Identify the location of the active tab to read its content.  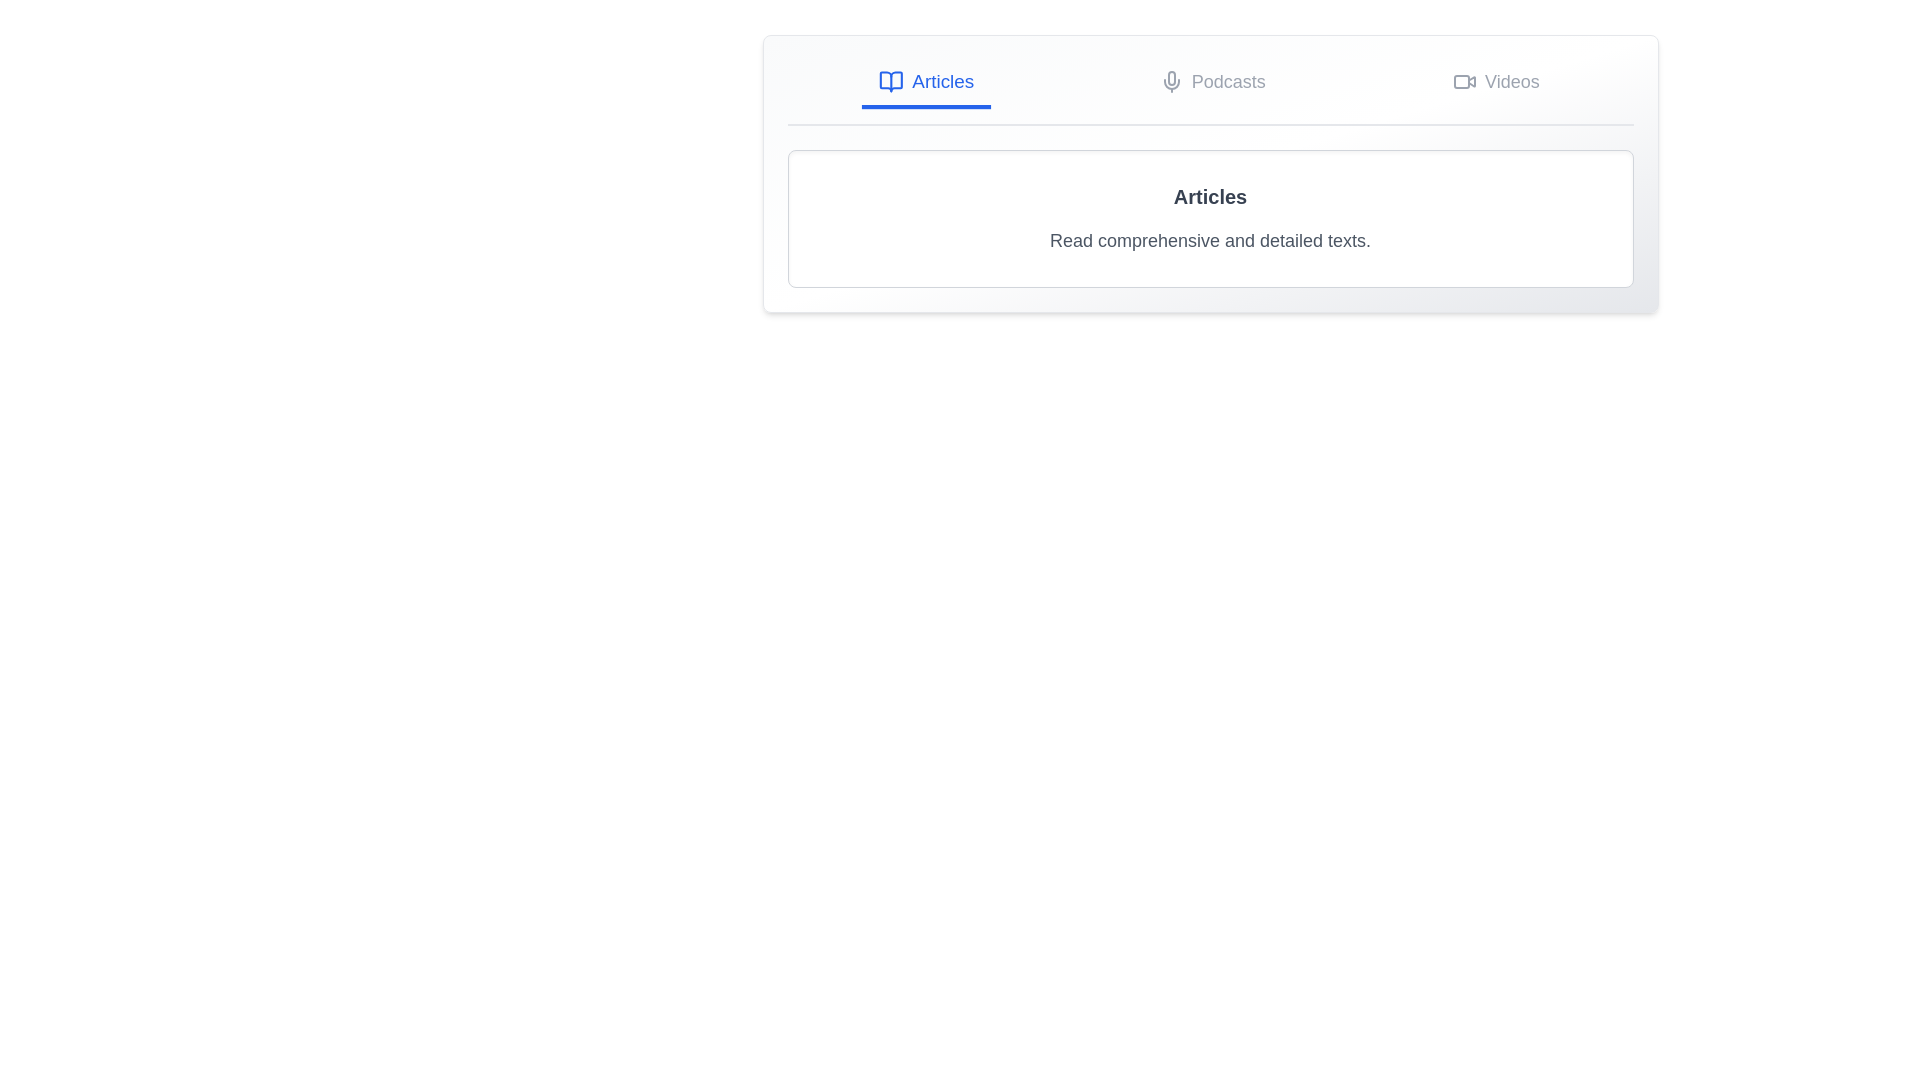
(925, 83).